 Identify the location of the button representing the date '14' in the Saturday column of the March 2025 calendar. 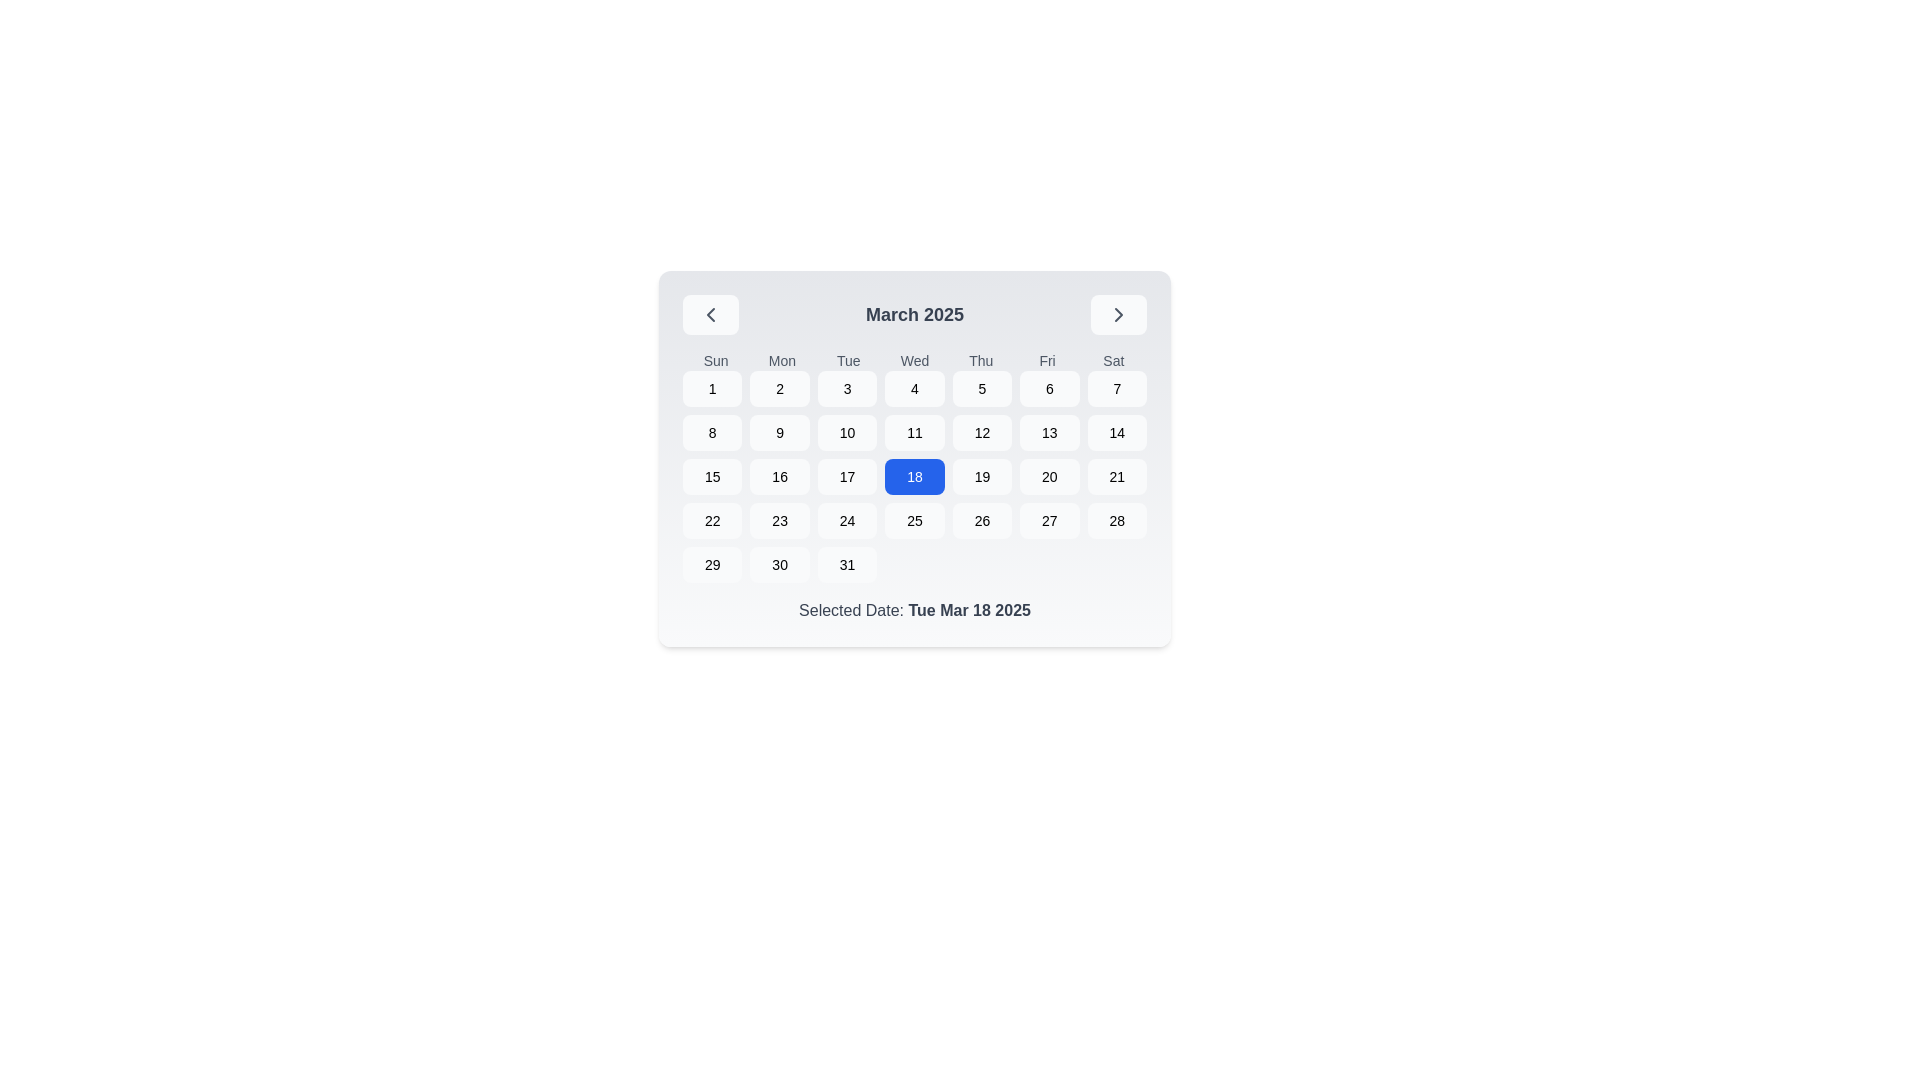
(1116, 431).